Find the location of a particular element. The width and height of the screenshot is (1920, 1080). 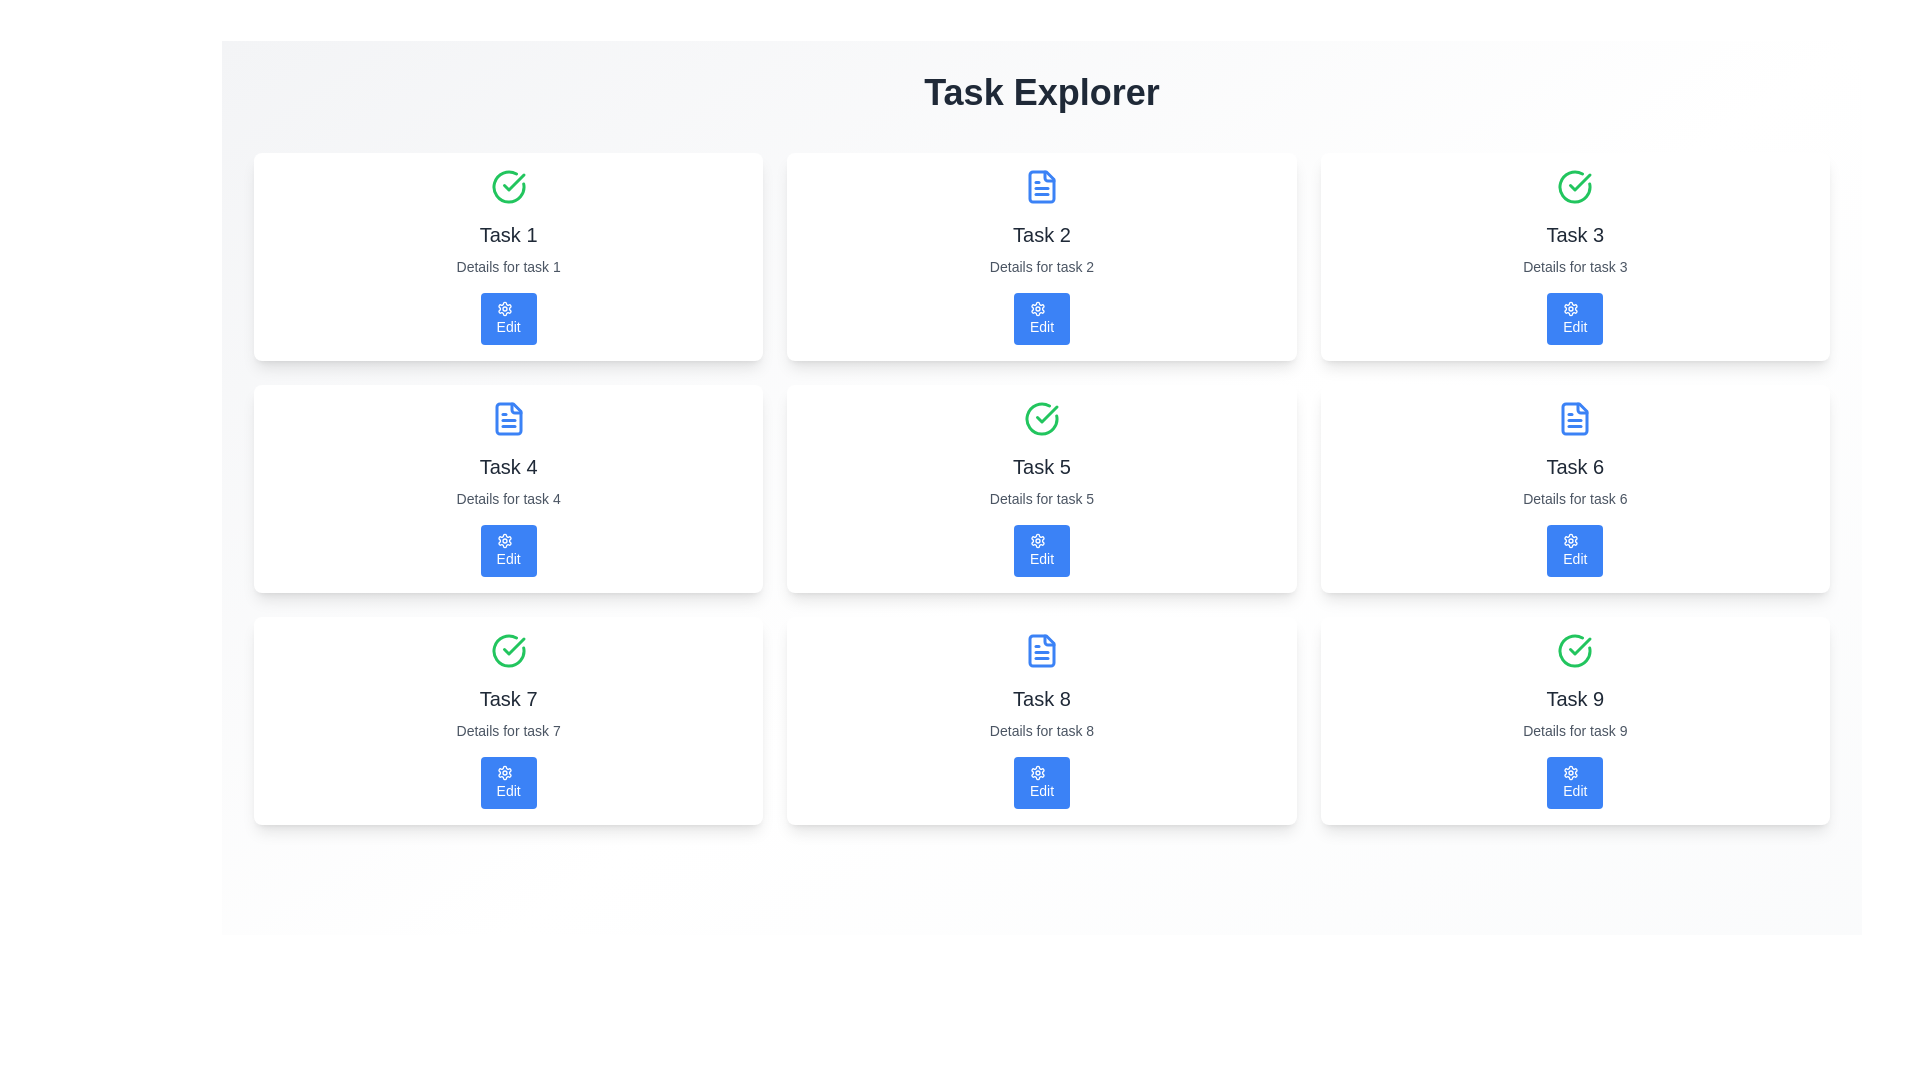

the edit button located in the center-bottom area of the 'Task 4' card to initiate editing is located at coordinates (508, 551).